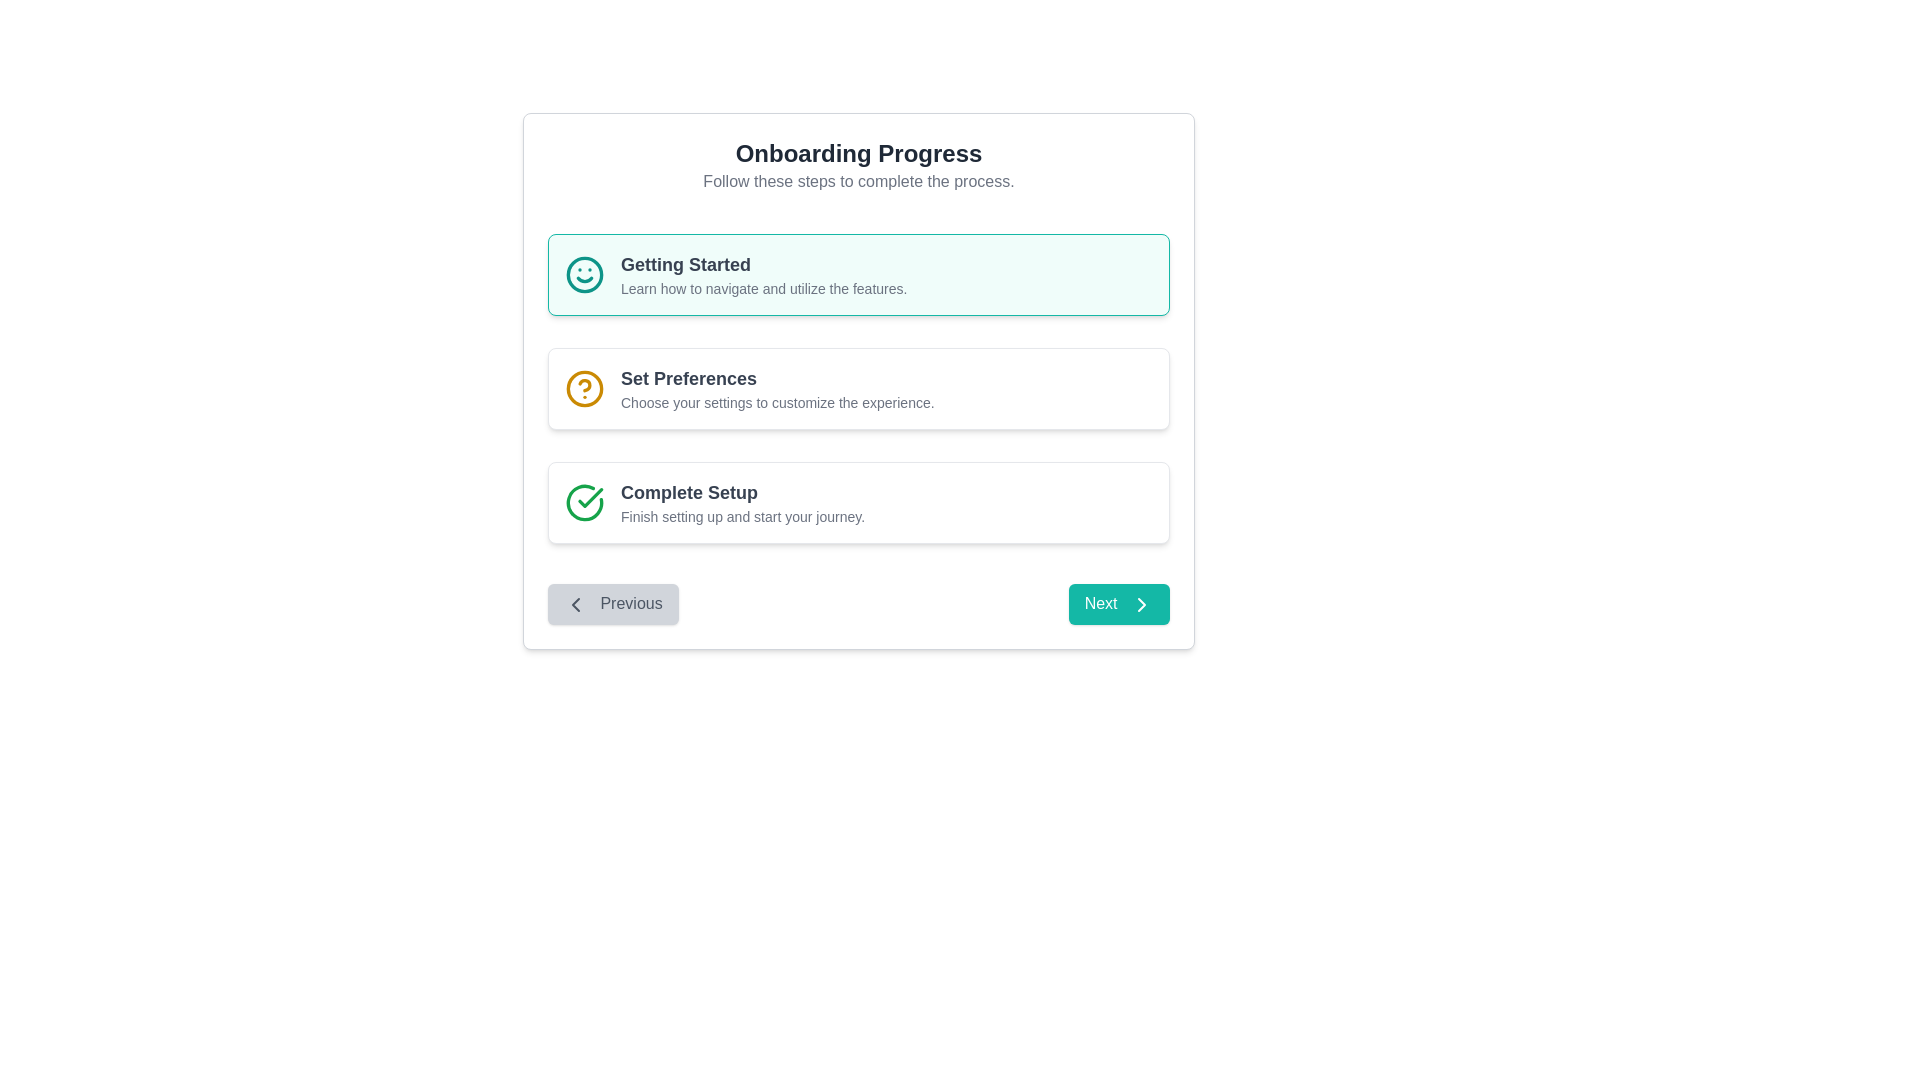 This screenshot has height=1080, width=1920. I want to click on the styled text block that summarizes the final setup step in the onboarding process, located to the right of the green check icon and the bottommost item in the list of three steps under 'Onboarding Progress', so click(742, 501).